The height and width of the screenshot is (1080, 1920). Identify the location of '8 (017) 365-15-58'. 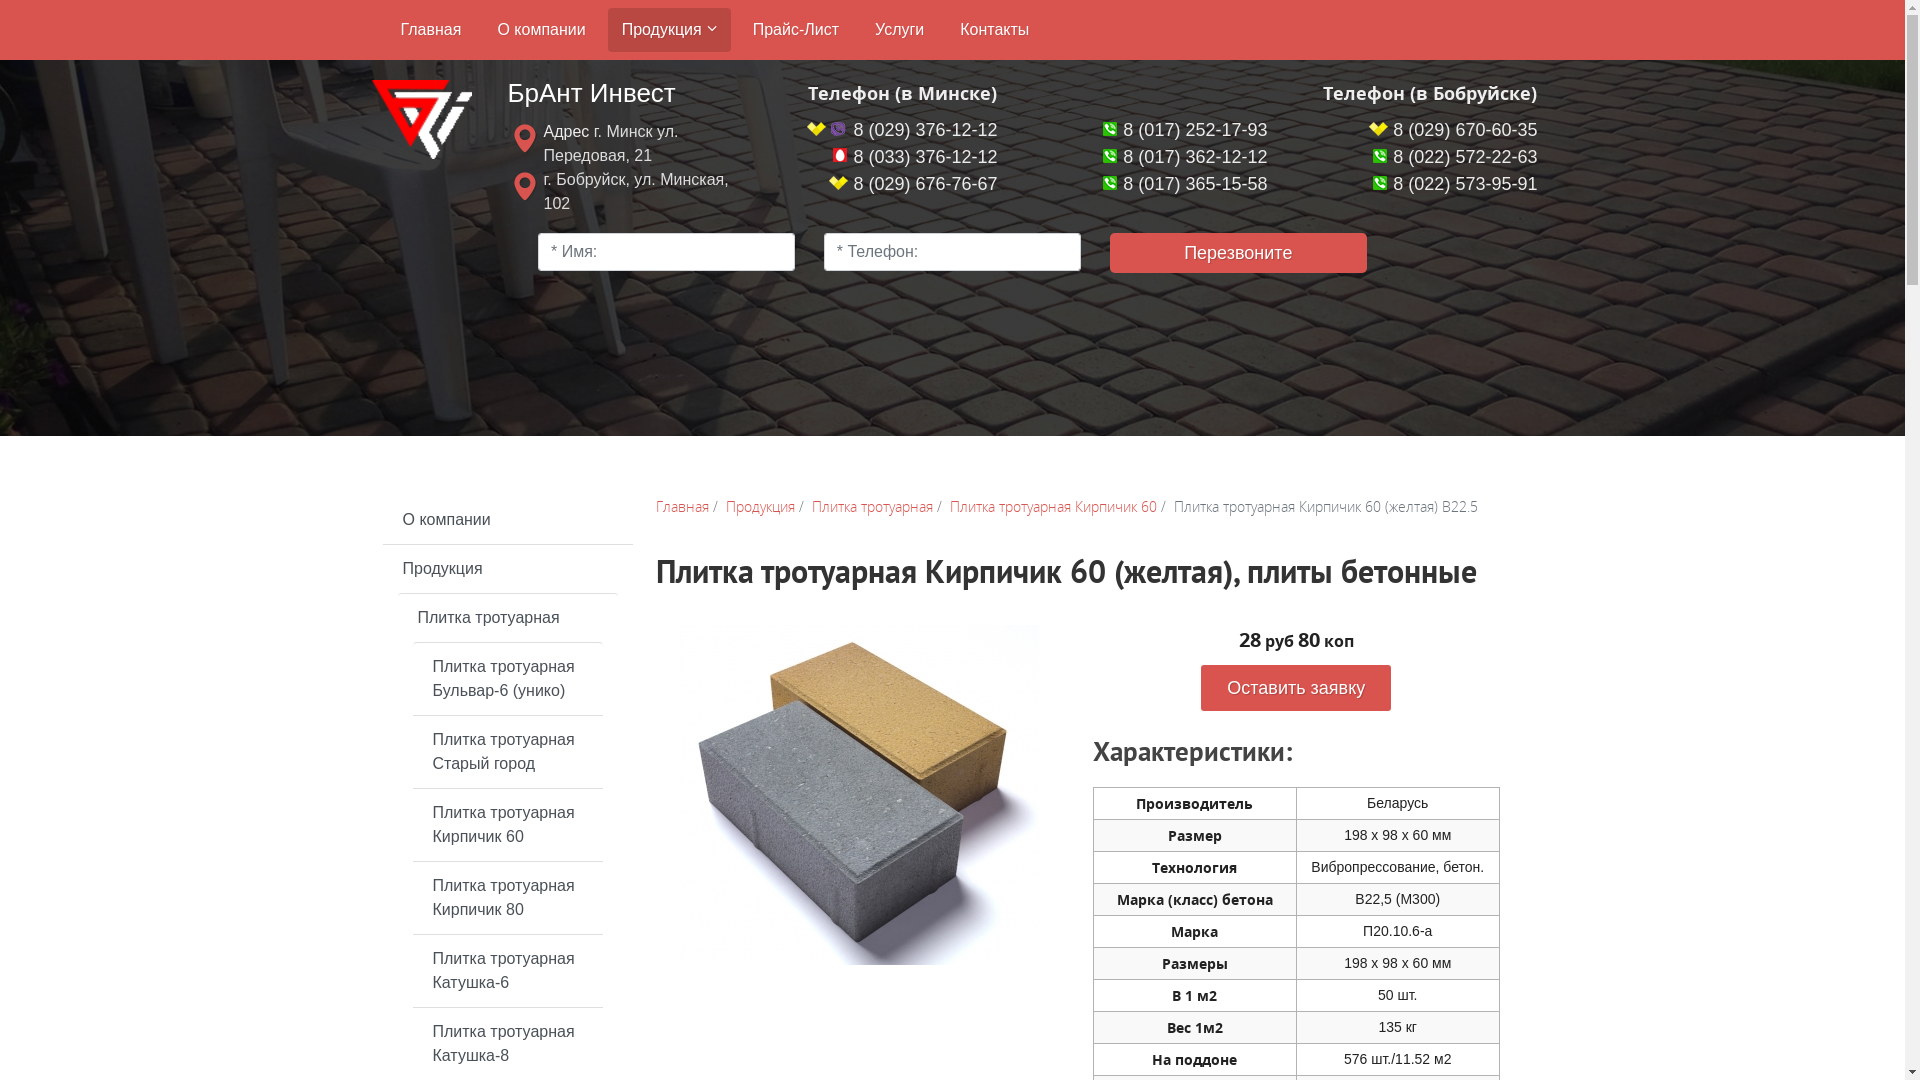
(1185, 184).